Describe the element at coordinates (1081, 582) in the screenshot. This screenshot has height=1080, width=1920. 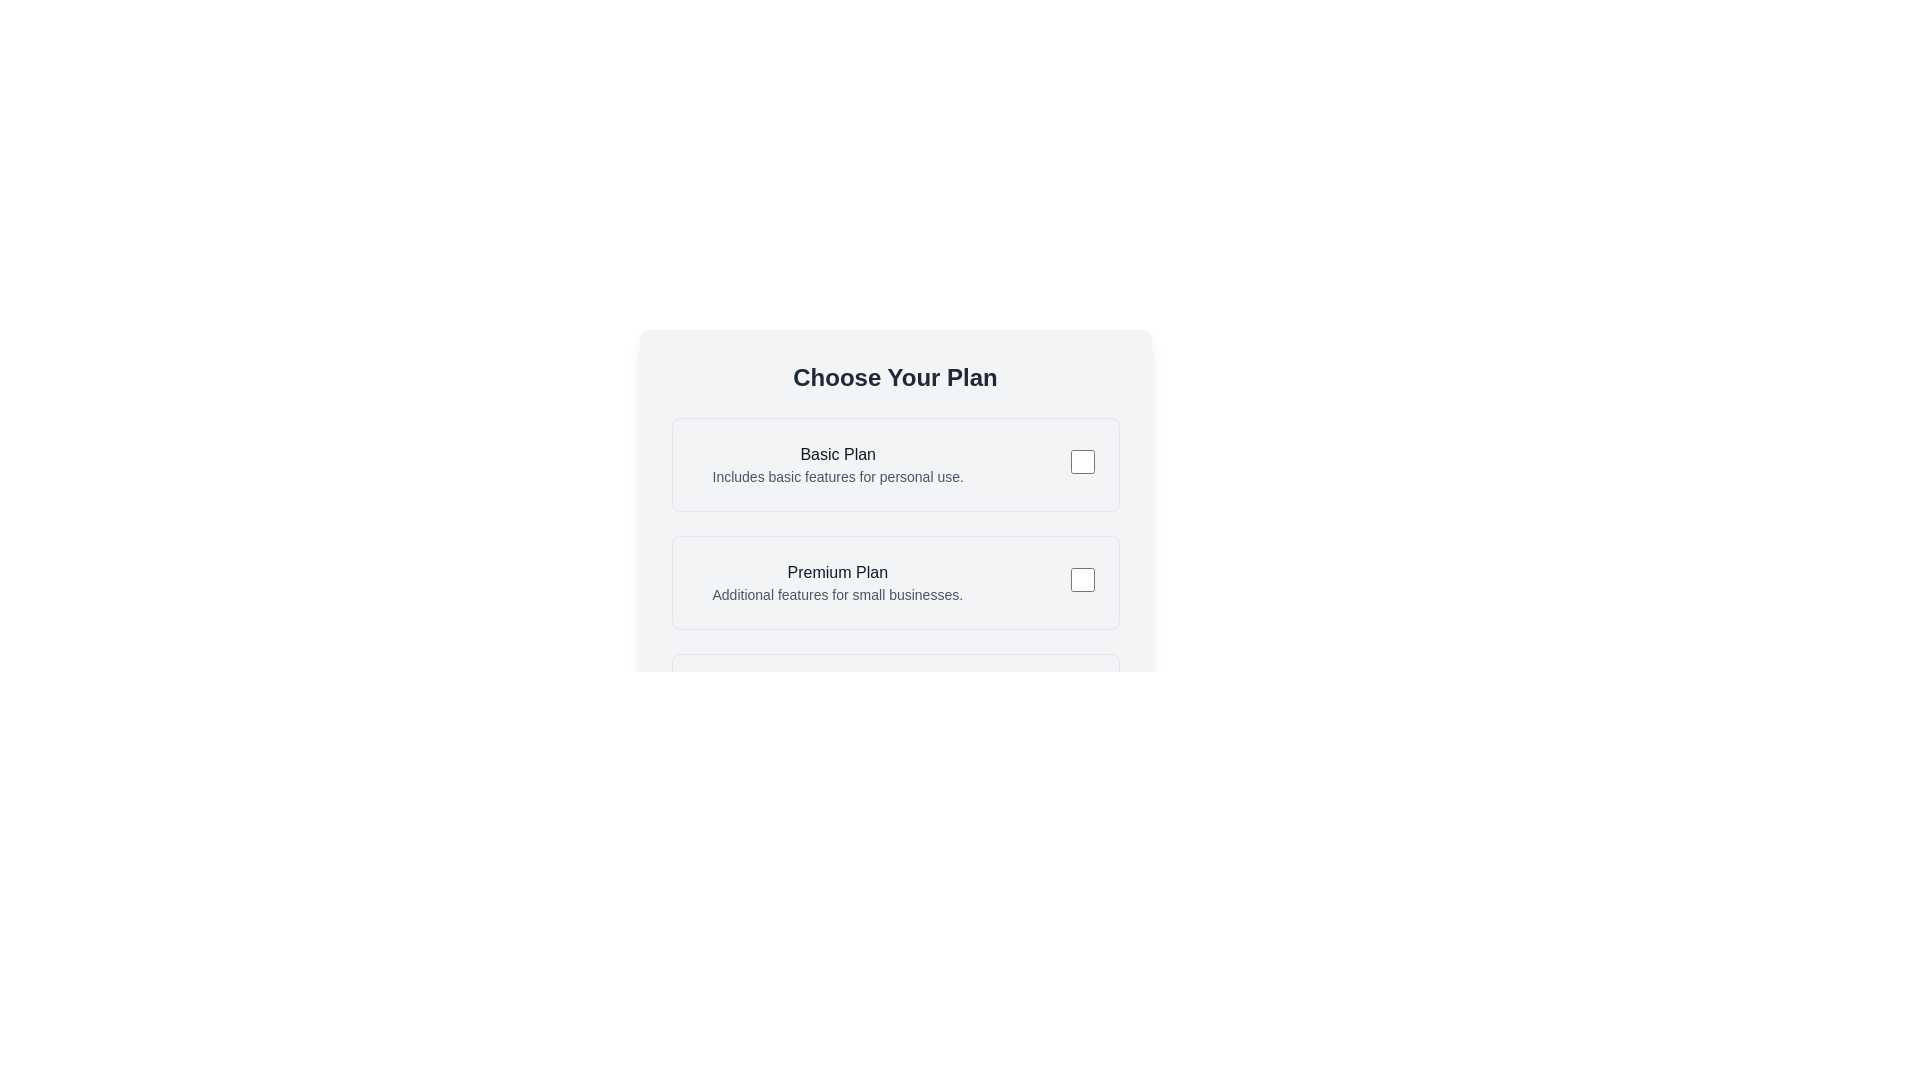
I see `the checkbox for the 'Premium Plan' option located in the bottom-right corner of the 'Choose Your Plan' interface` at that location.